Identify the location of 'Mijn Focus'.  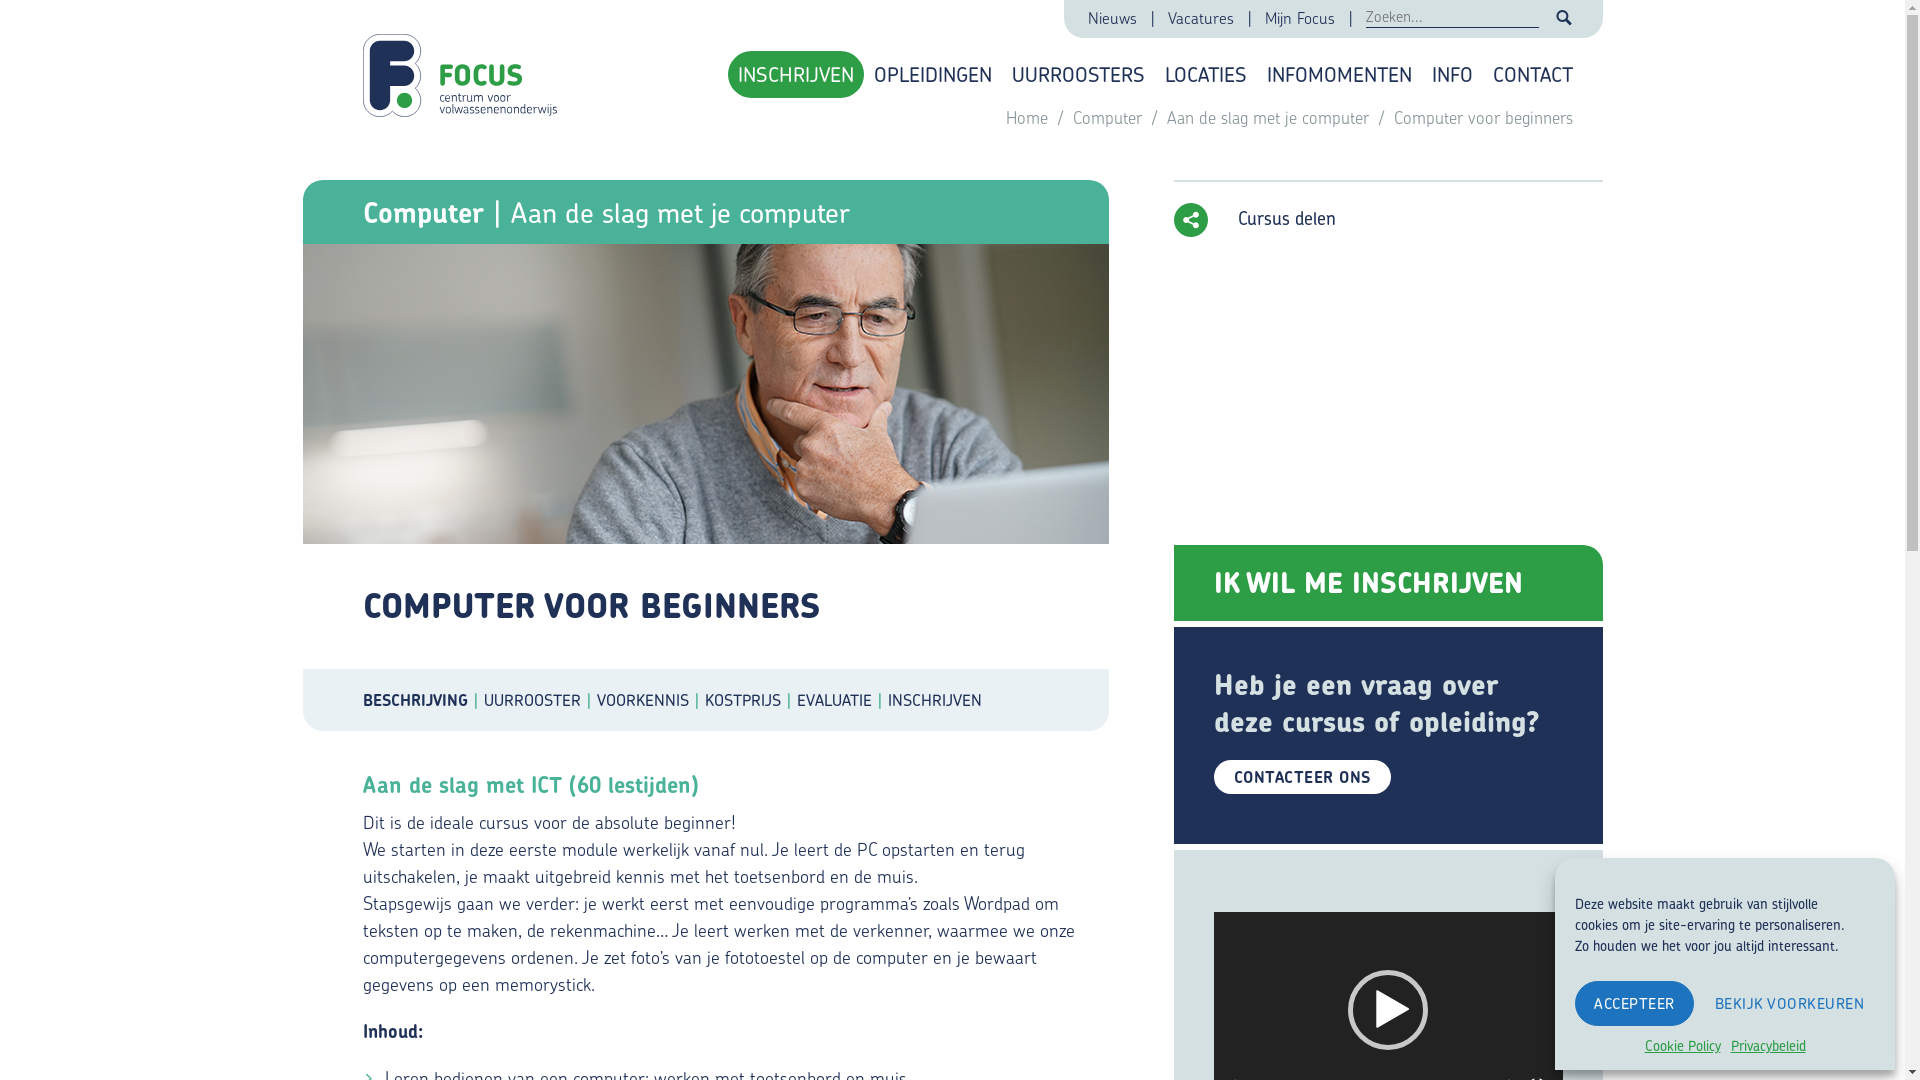
(1301, 19).